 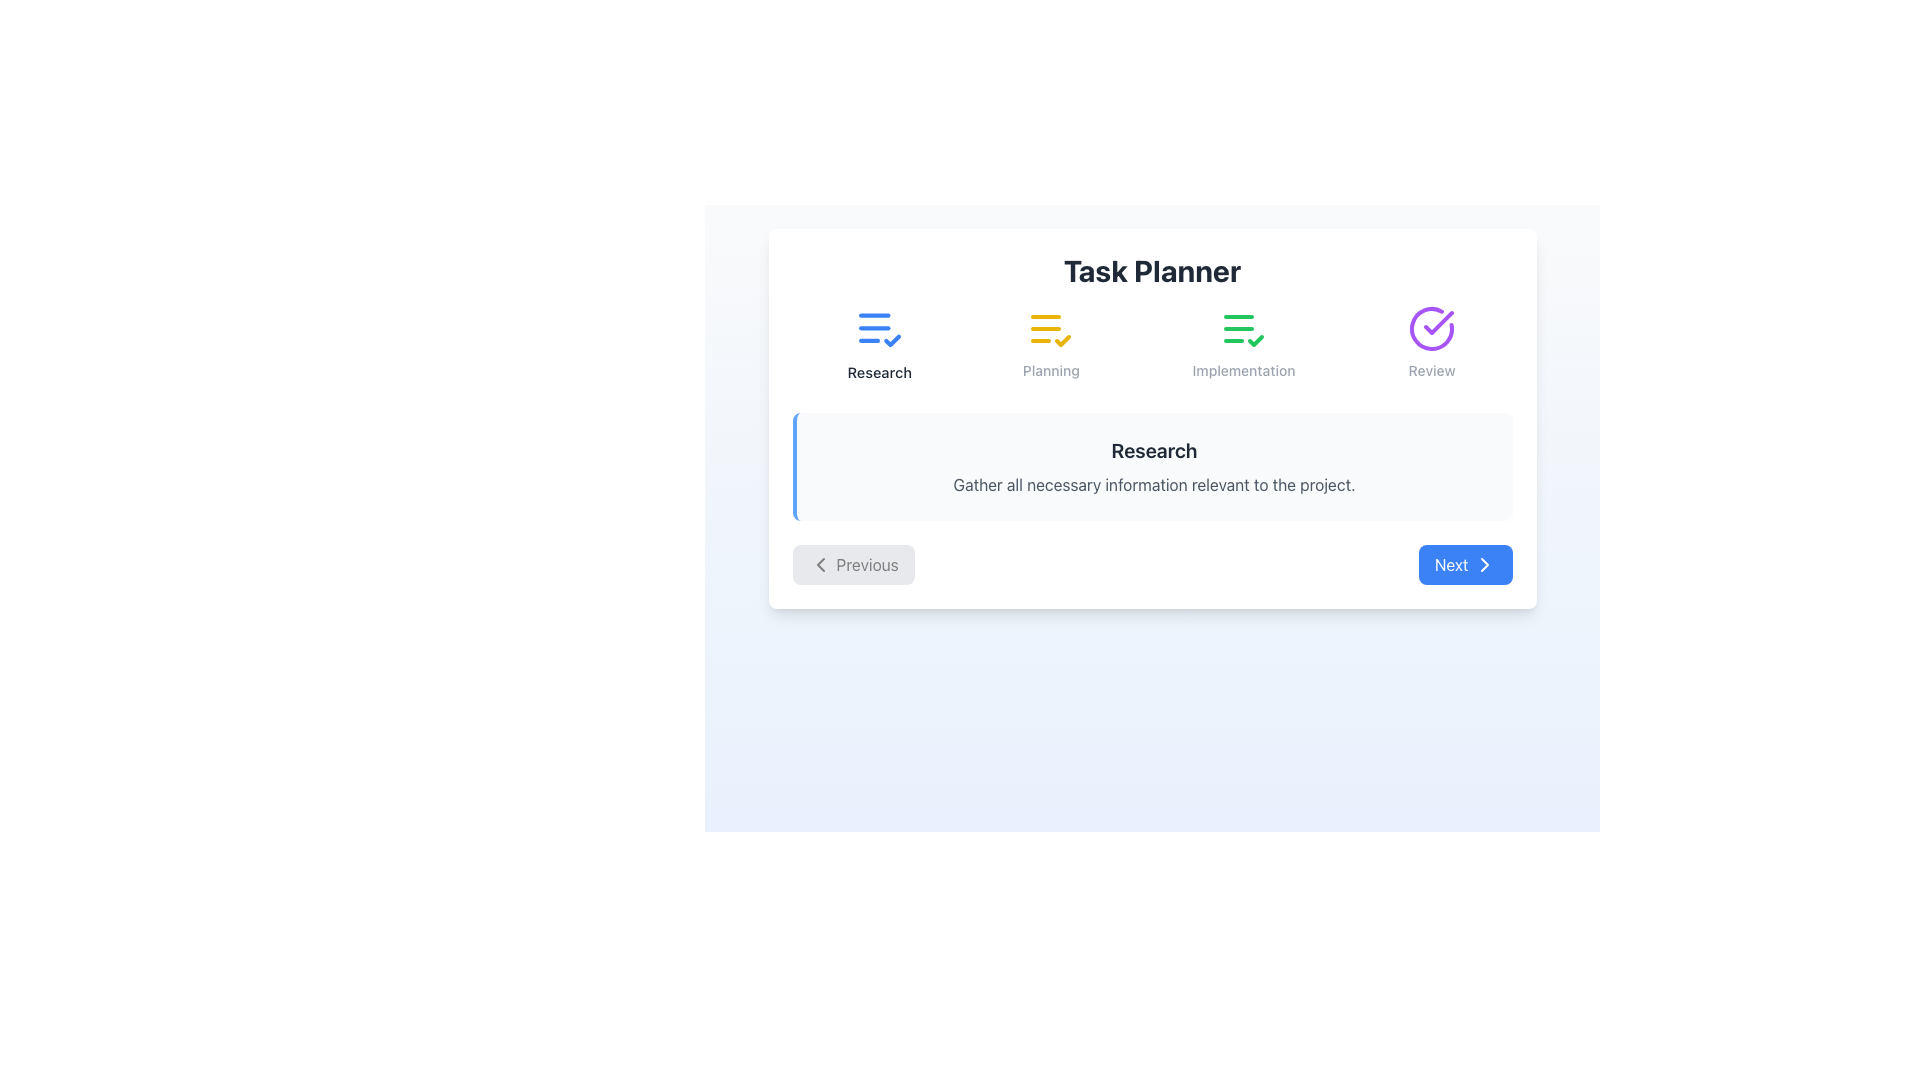 I want to click on the static text element that reads 'Gather all necessary information relevant to the project.' which is styled in light gray and positioned below the header 'Research', so click(x=1154, y=485).